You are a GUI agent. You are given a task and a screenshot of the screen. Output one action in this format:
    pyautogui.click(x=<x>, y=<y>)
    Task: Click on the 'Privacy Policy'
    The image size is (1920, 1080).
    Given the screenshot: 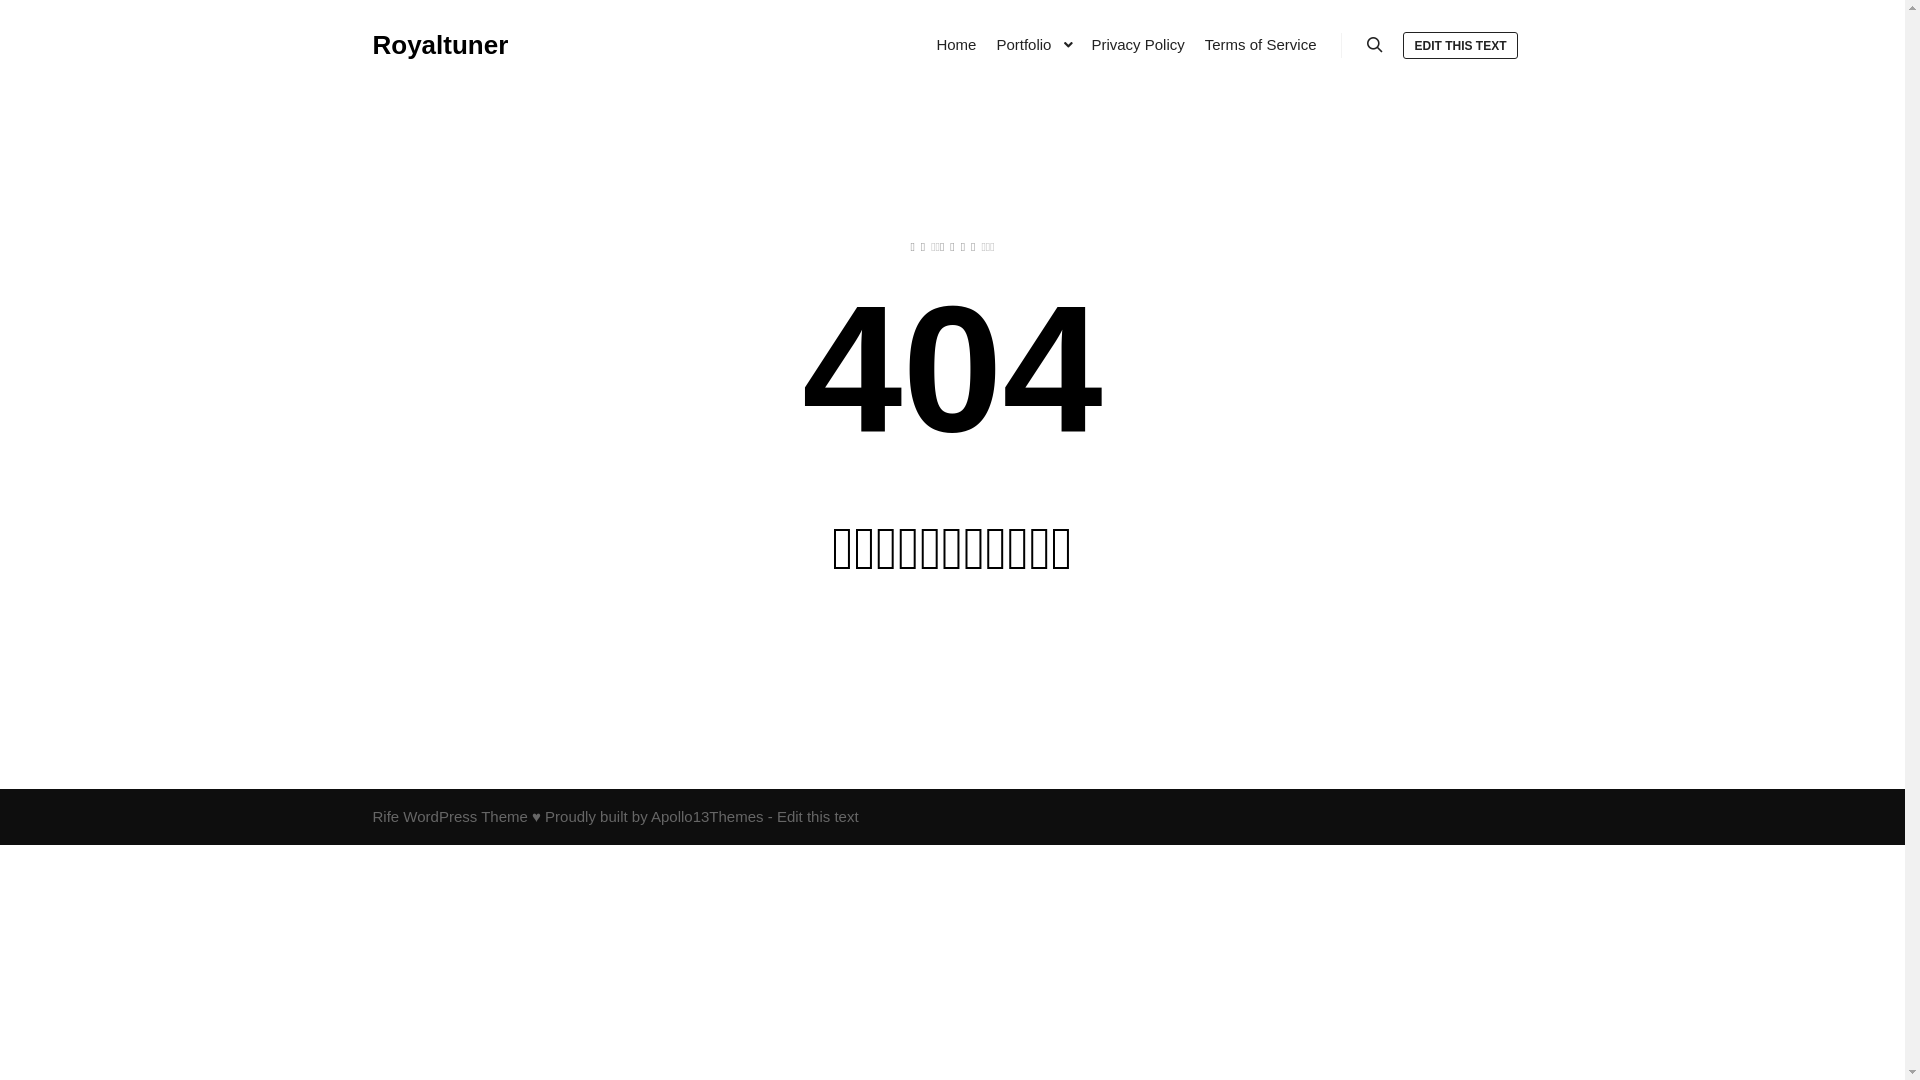 What is the action you would take?
    pyautogui.click(x=1137, y=45)
    